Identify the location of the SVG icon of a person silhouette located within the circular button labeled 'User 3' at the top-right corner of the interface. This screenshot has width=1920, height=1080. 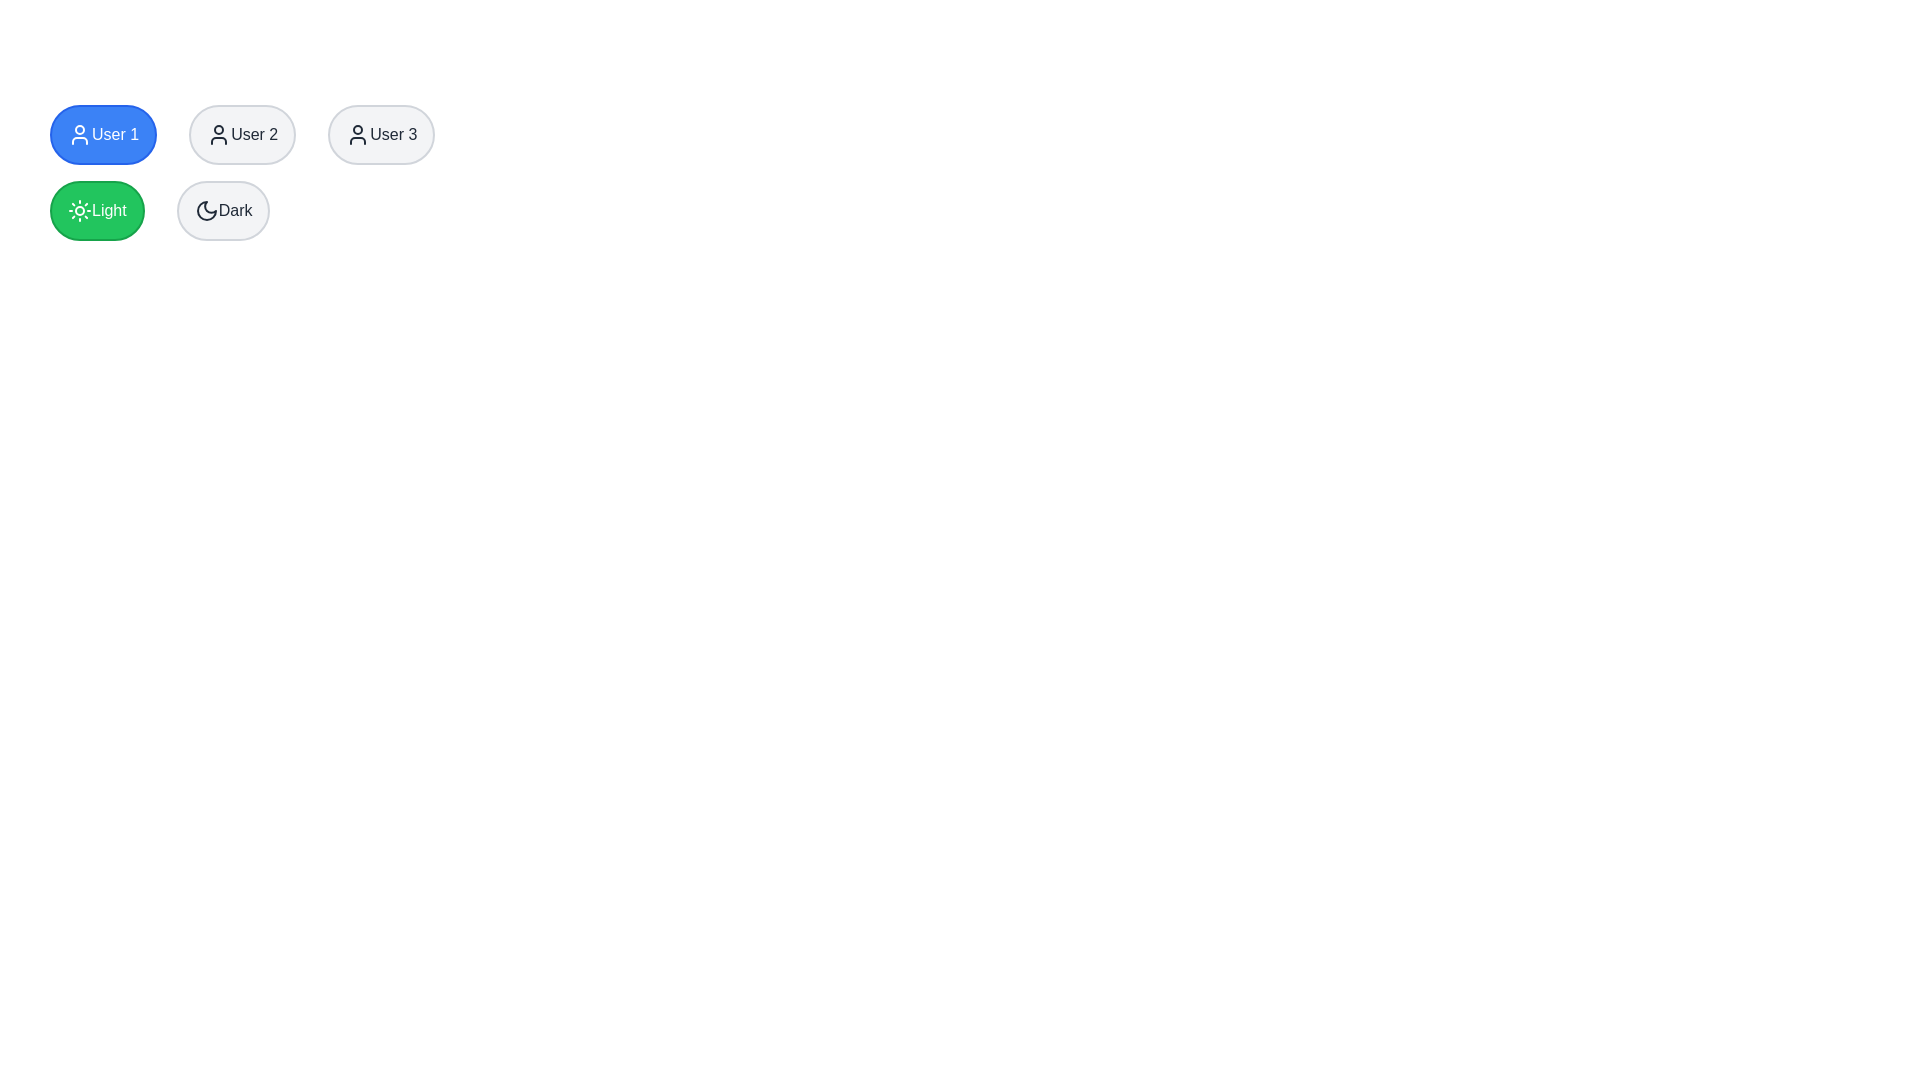
(358, 135).